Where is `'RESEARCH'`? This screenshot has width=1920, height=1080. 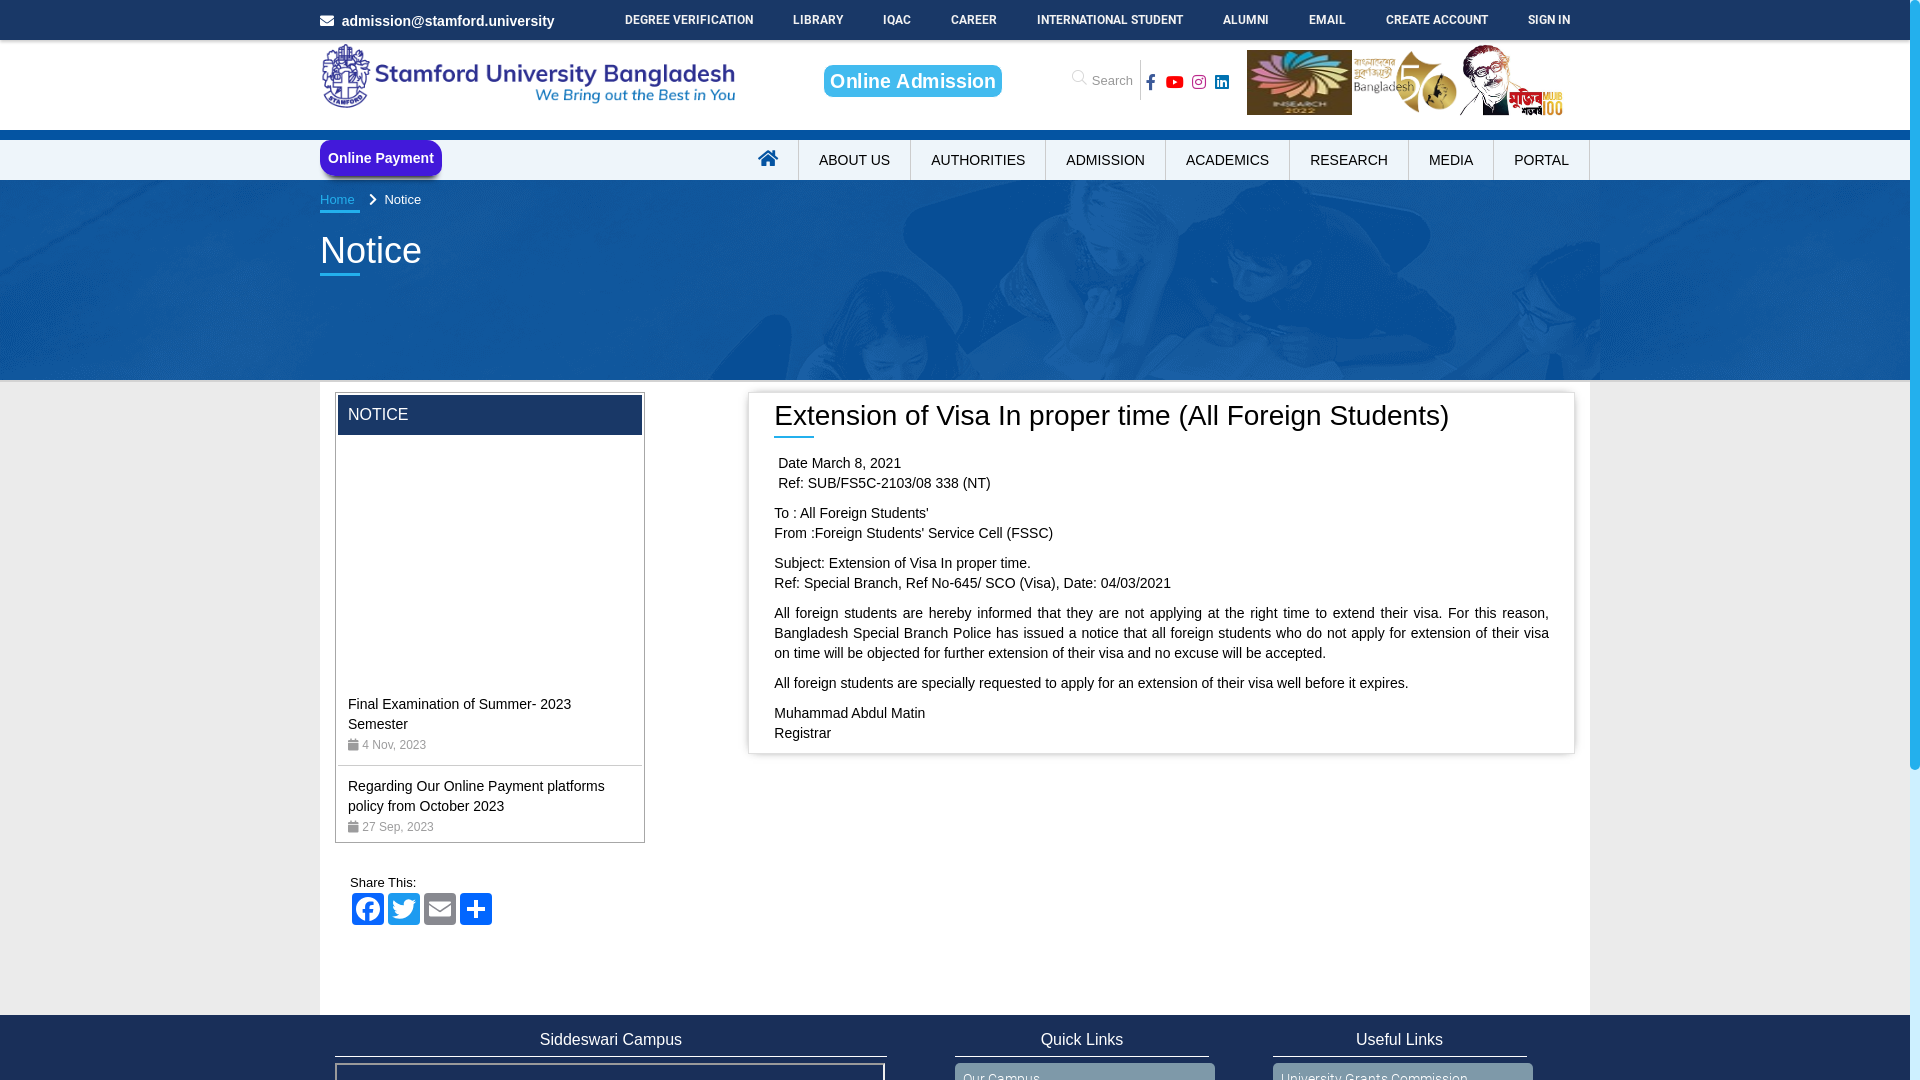 'RESEARCH' is located at coordinates (1290, 158).